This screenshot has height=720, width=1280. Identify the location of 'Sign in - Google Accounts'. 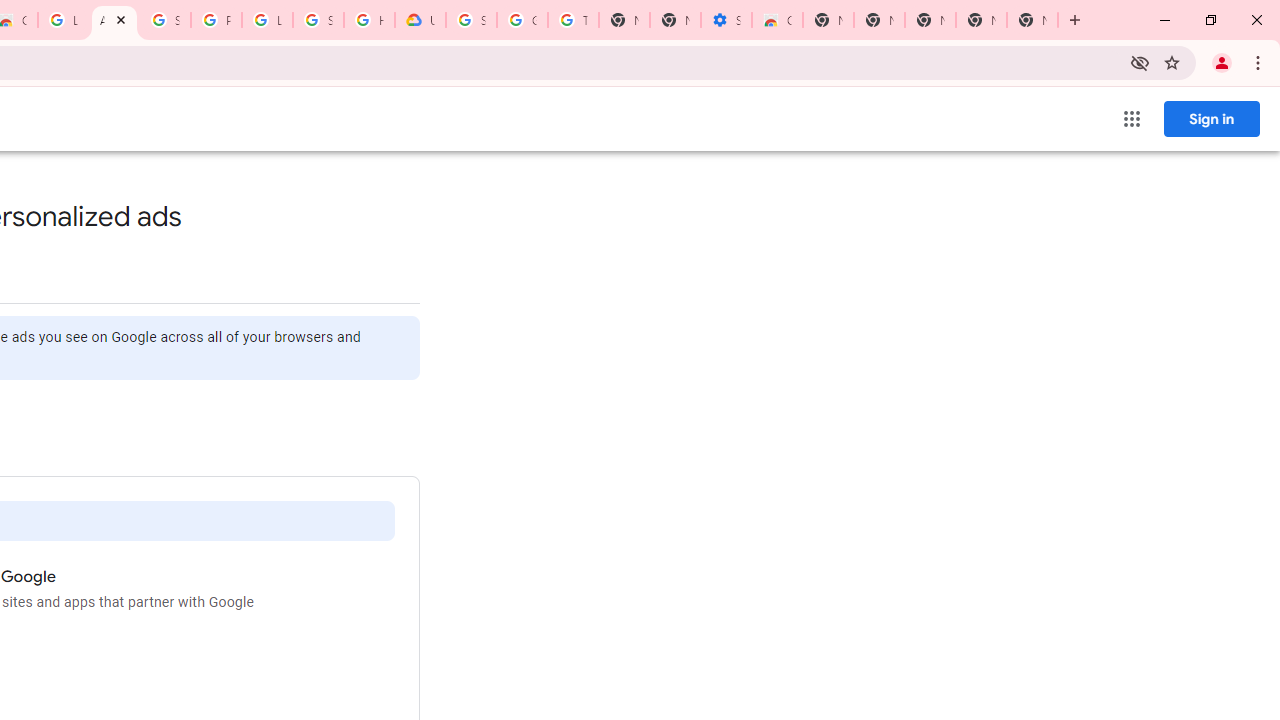
(165, 20).